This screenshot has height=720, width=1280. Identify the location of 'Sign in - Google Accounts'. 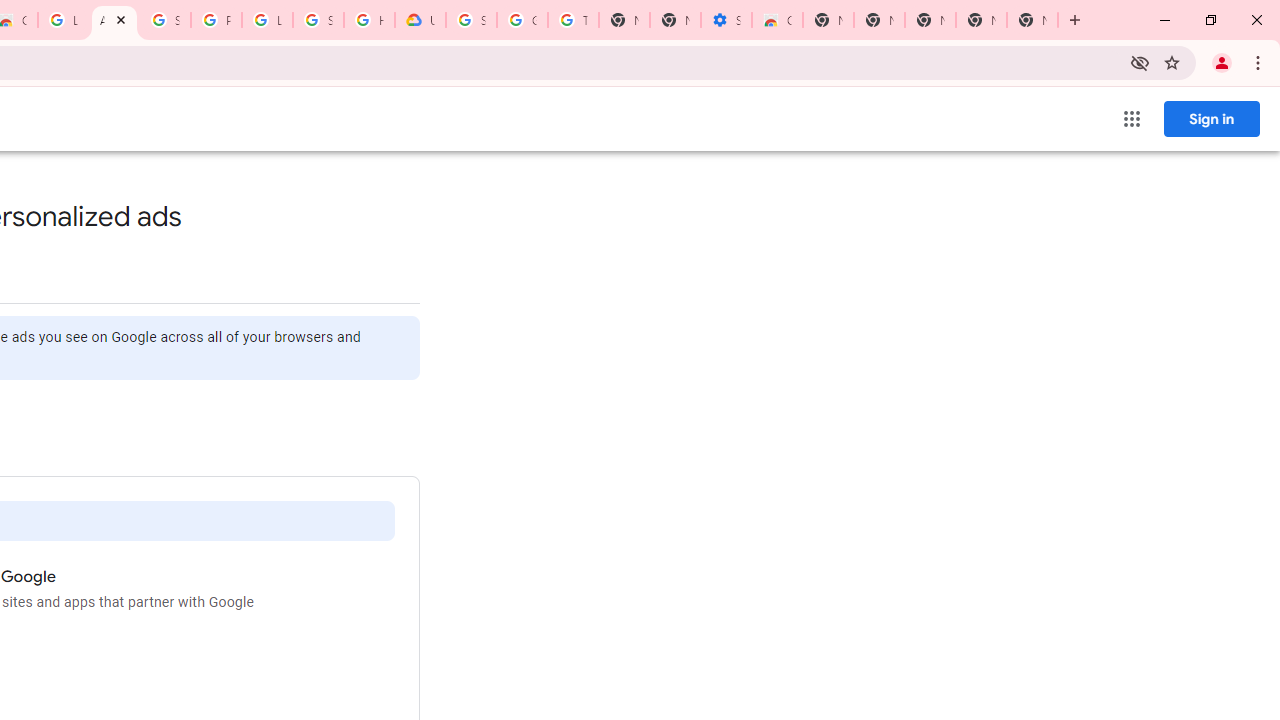
(165, 20).